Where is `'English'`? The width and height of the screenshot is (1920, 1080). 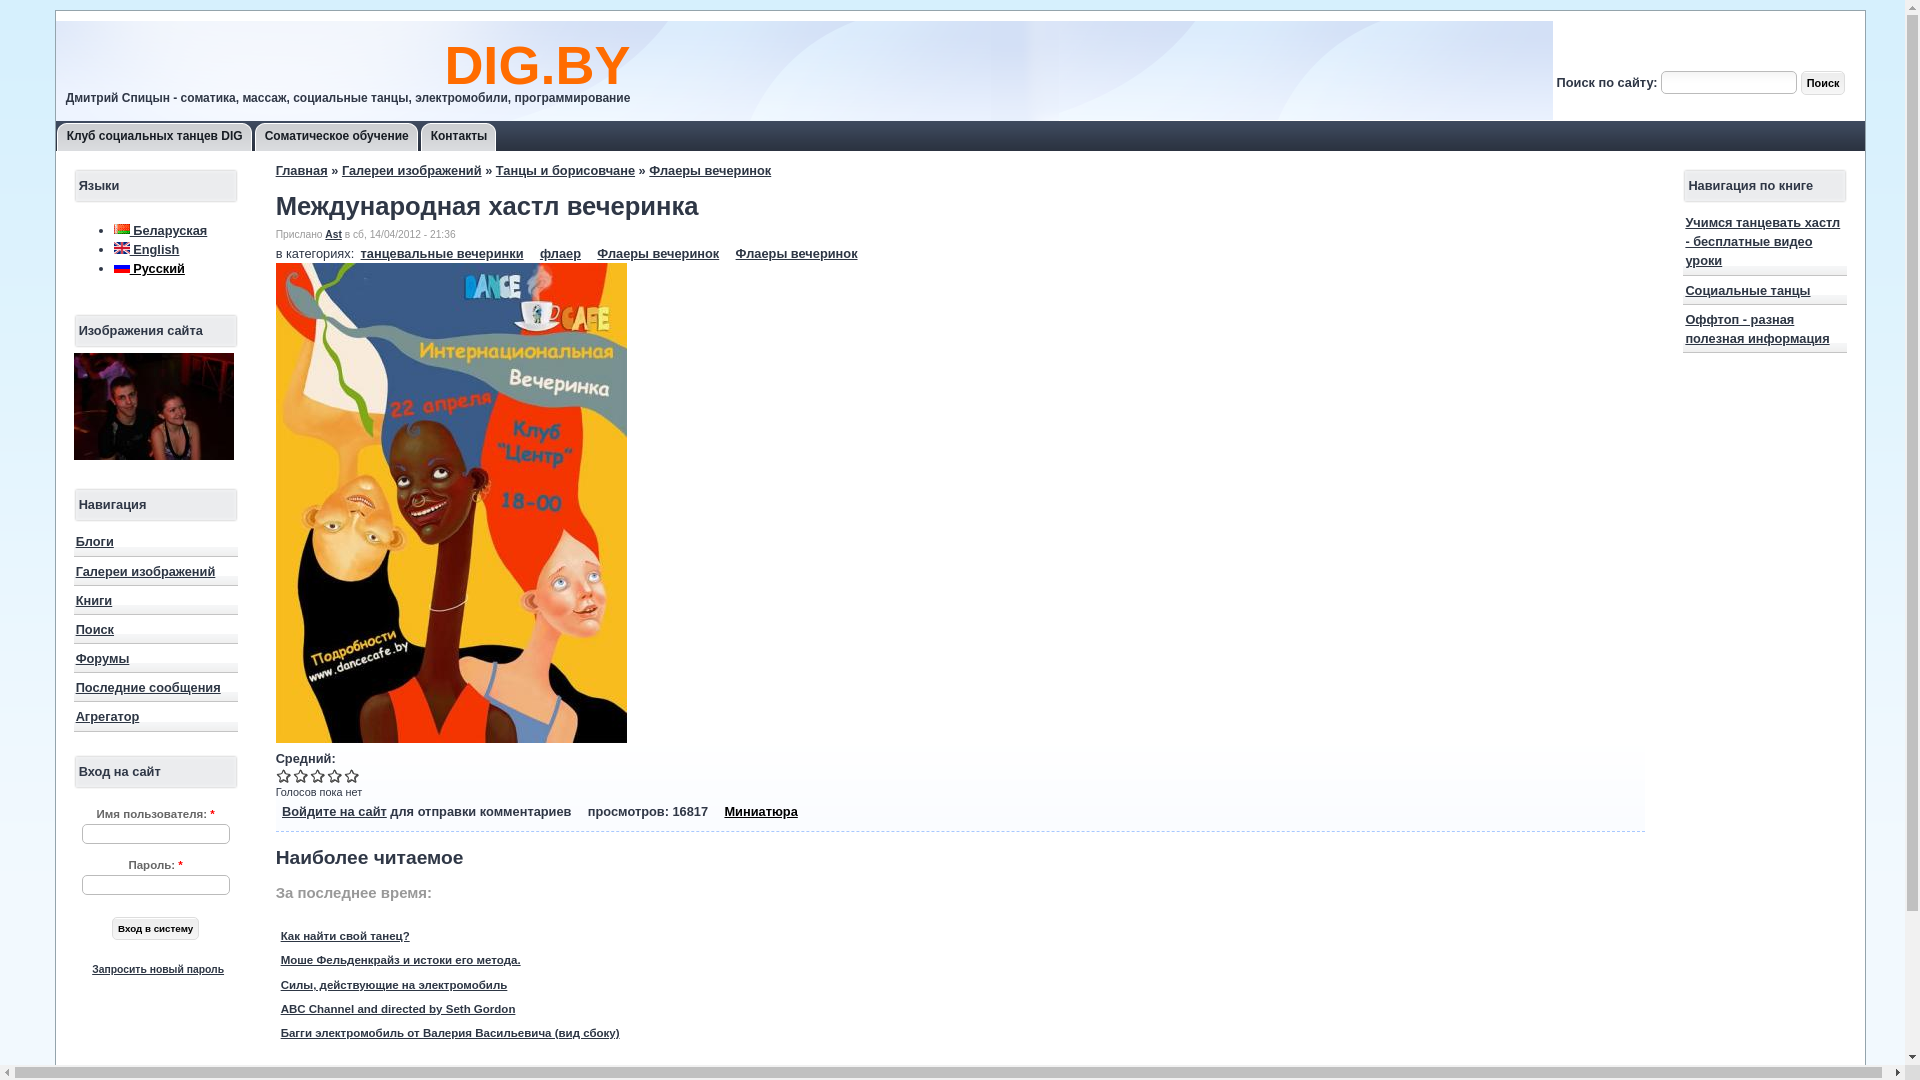
'English' is located at coordinates (120, 246).